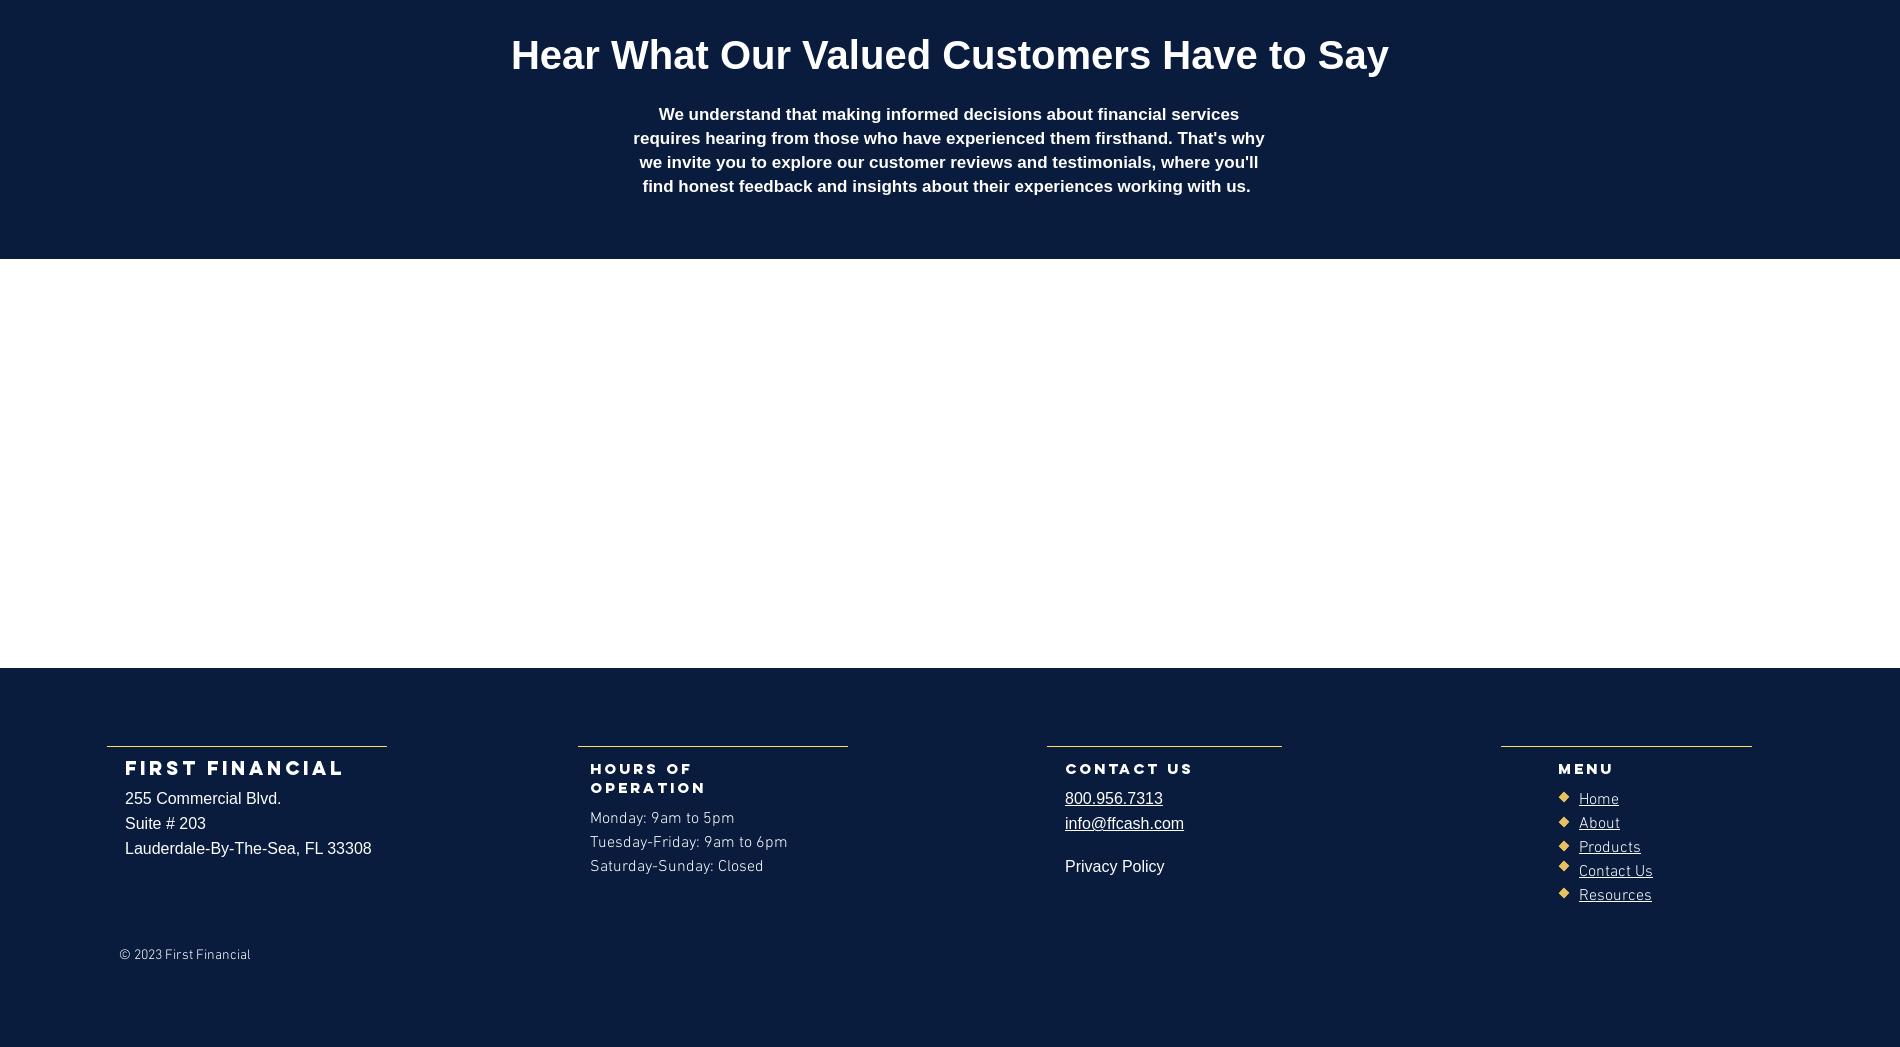  I want to click on 'Menu', so click(1585, 767).